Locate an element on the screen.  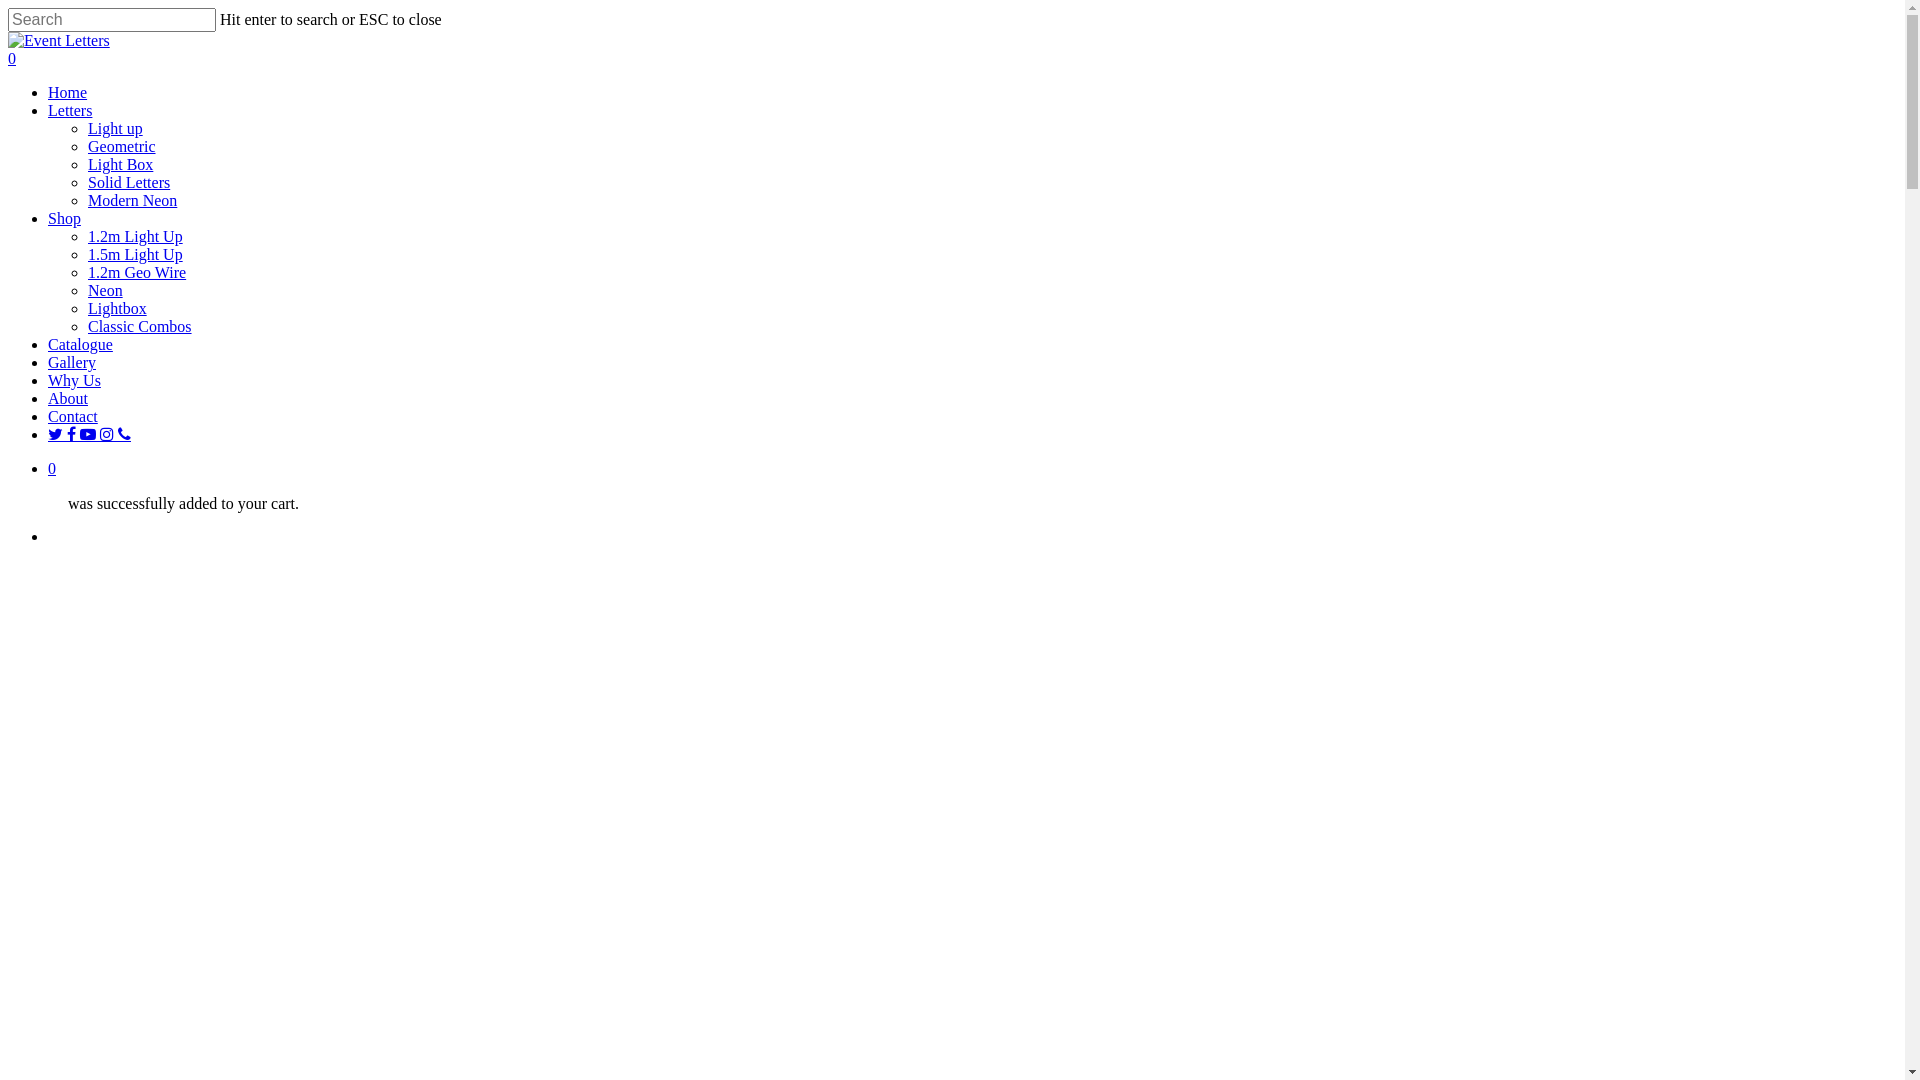
'twitter' is located at coordinates (57, 433).